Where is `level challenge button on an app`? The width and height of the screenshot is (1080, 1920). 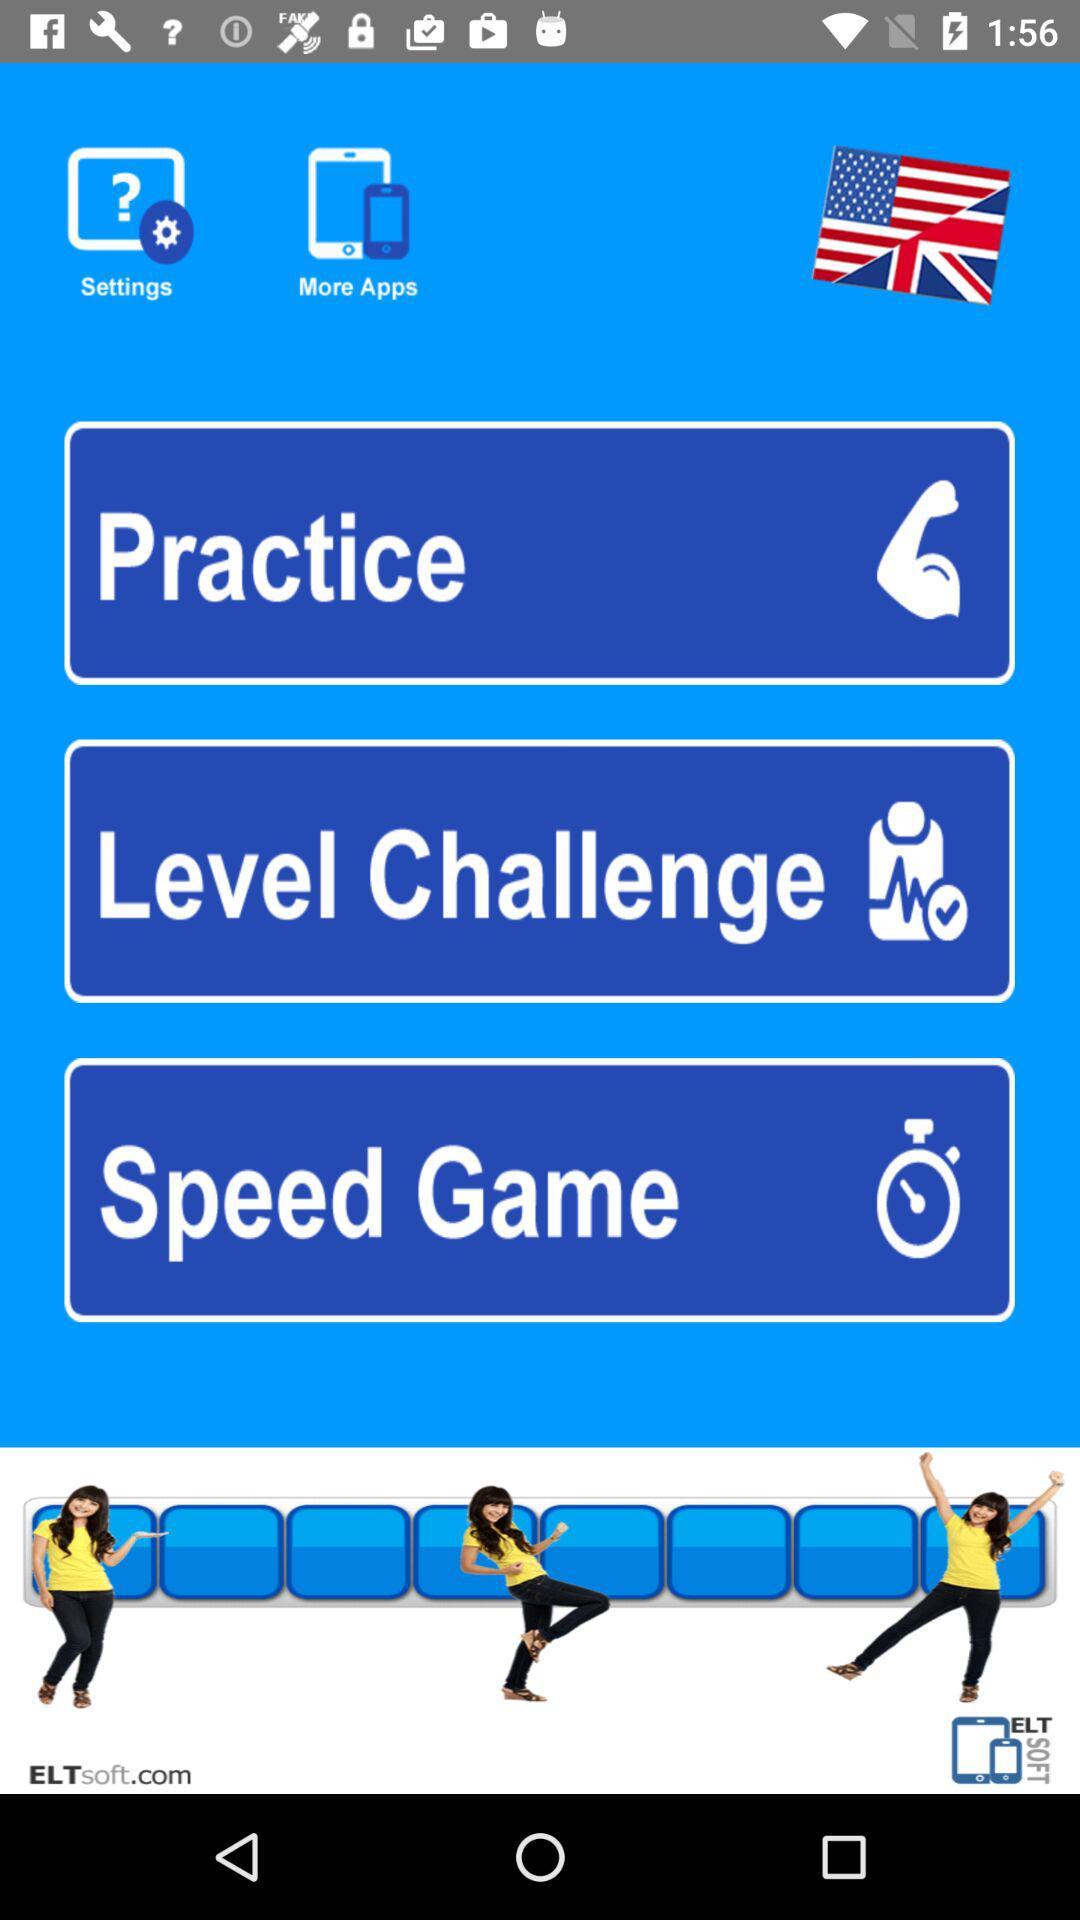 level challenge button on an app is located at coordinates (538, 871).